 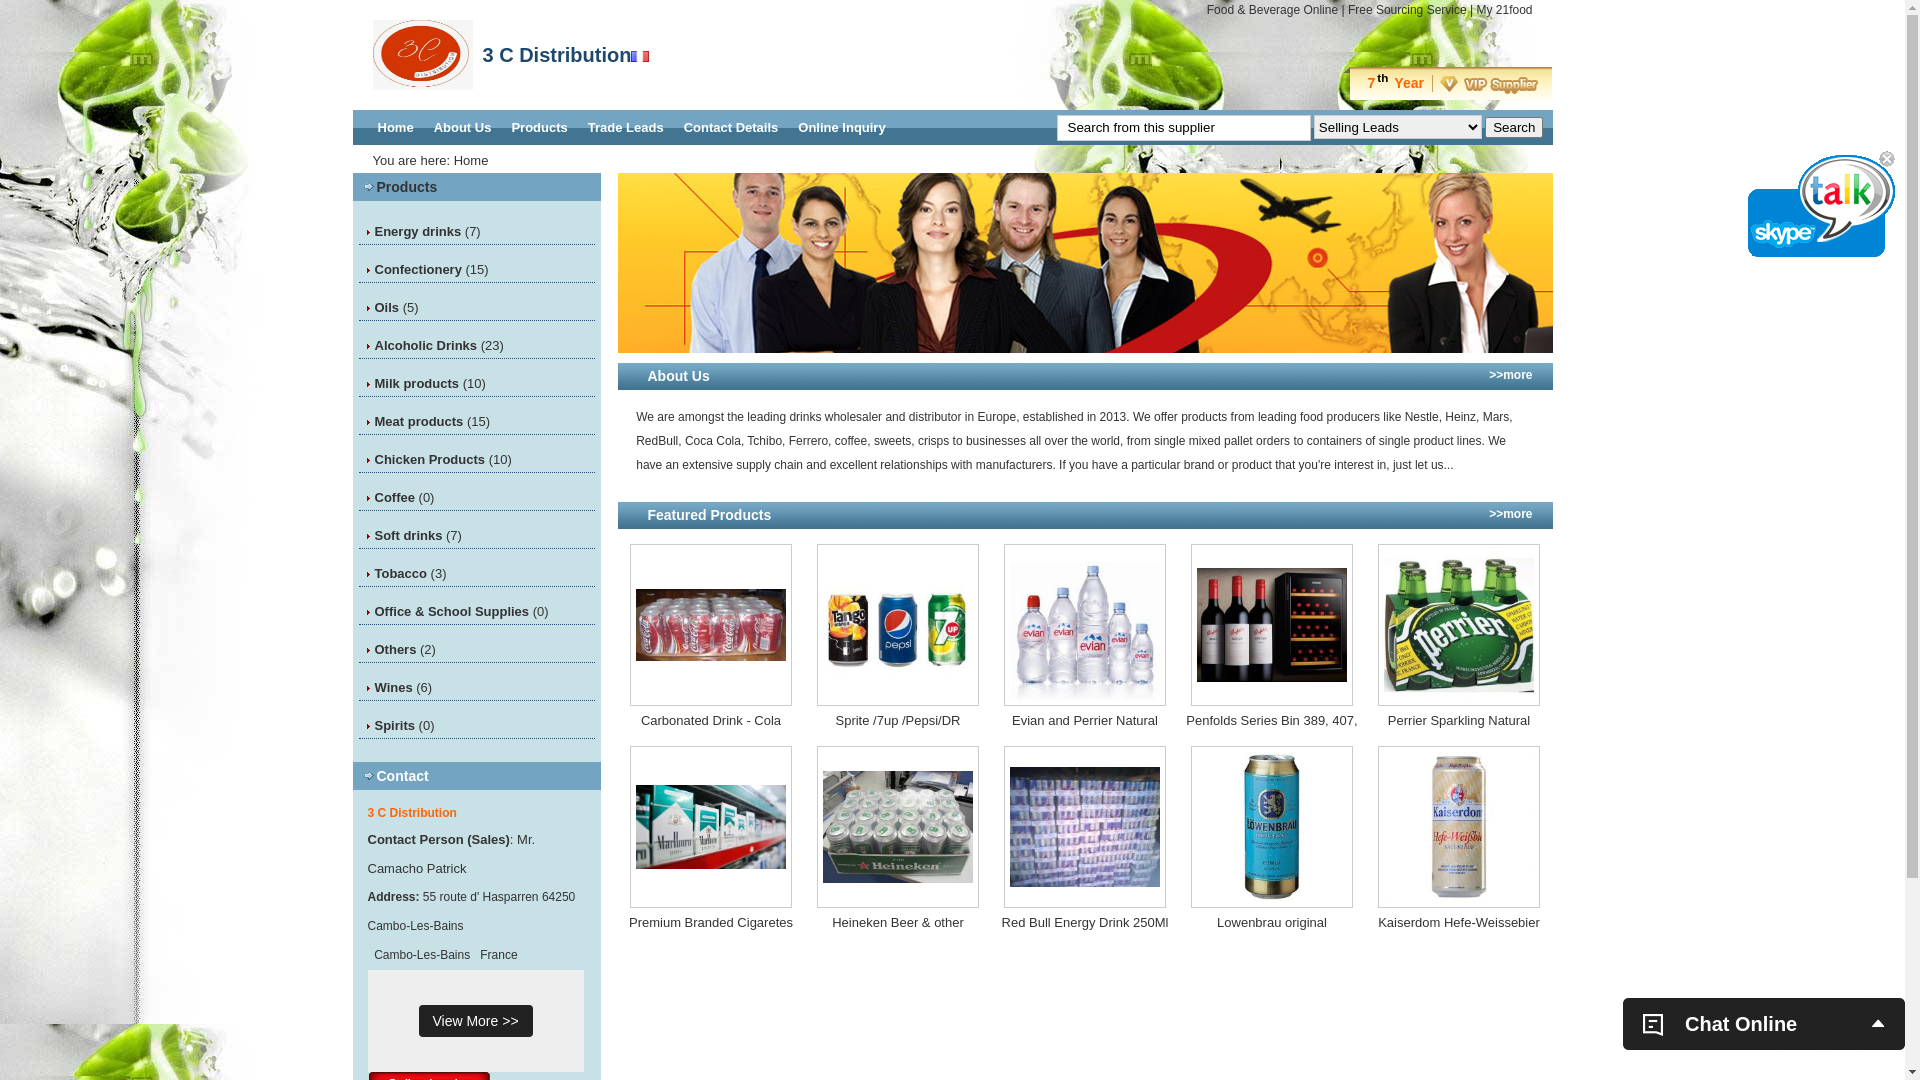 I want to click on 'Food & Beverage Online', so click(x=1271, y=10).